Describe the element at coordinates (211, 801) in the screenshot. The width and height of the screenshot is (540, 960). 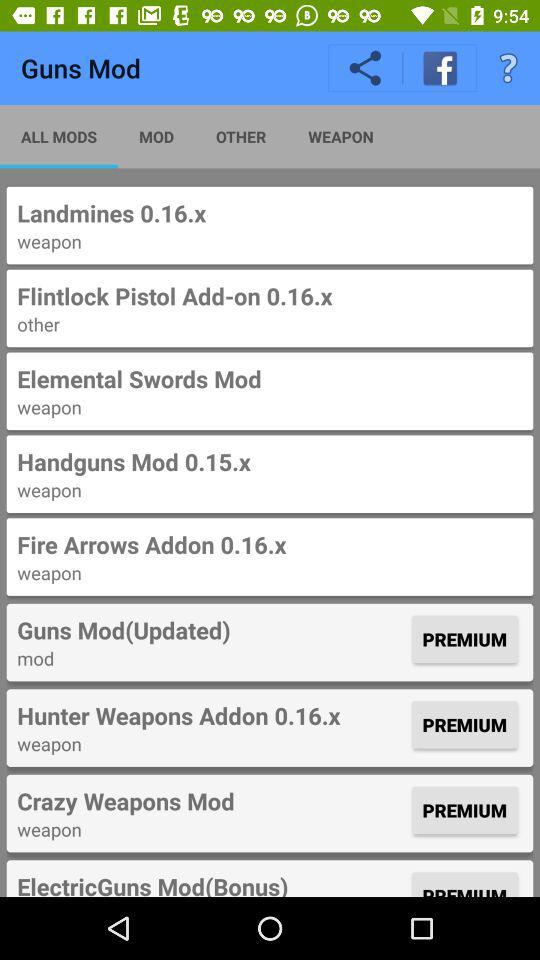
I see `the item above weapon icon` at that location.